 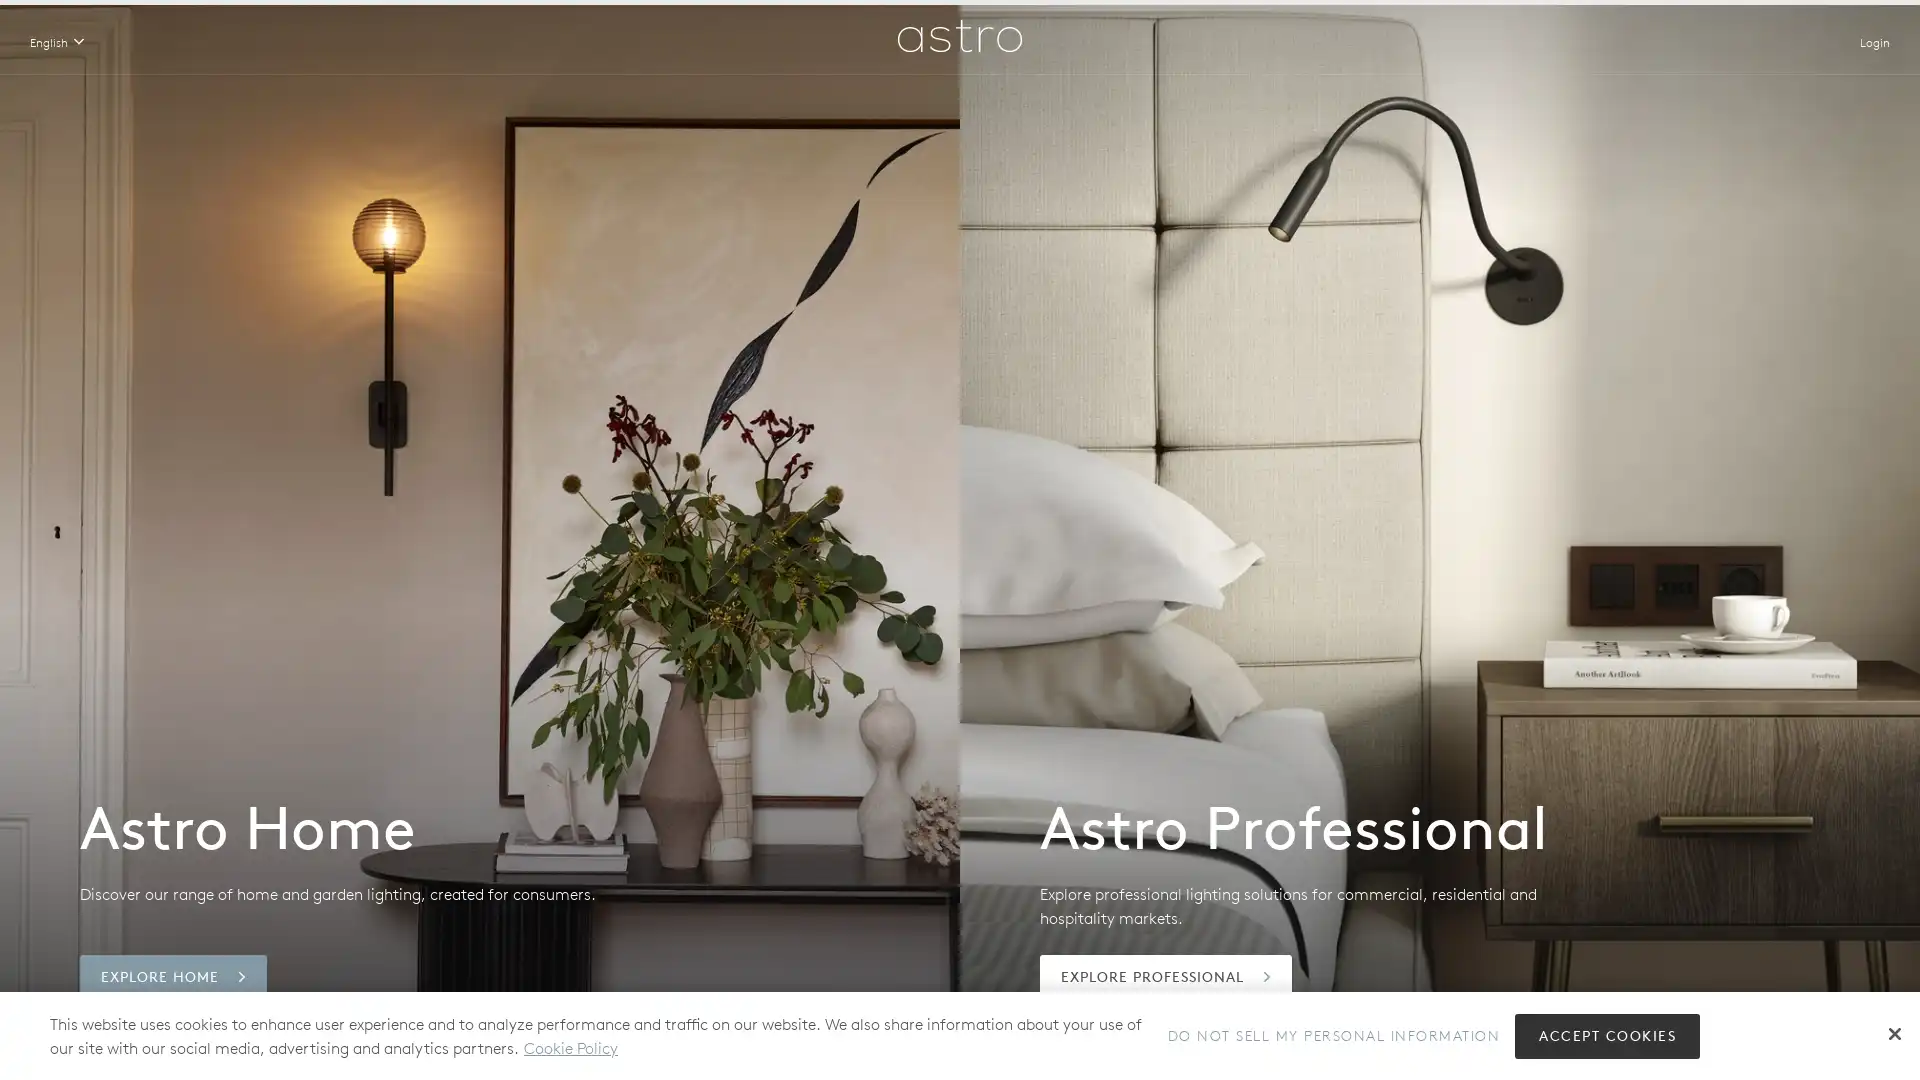 I want to click on Close, so click(x=1894, y=1033).